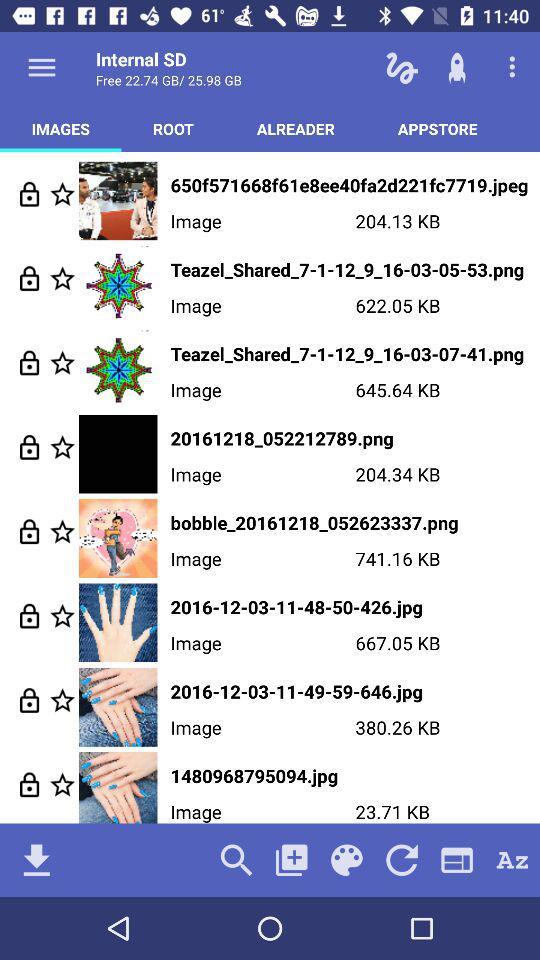 This screenshot has height=960, width=540. Describe the element at coordinates (28, 530) in the screenshot. I see `unlock content` at that location.